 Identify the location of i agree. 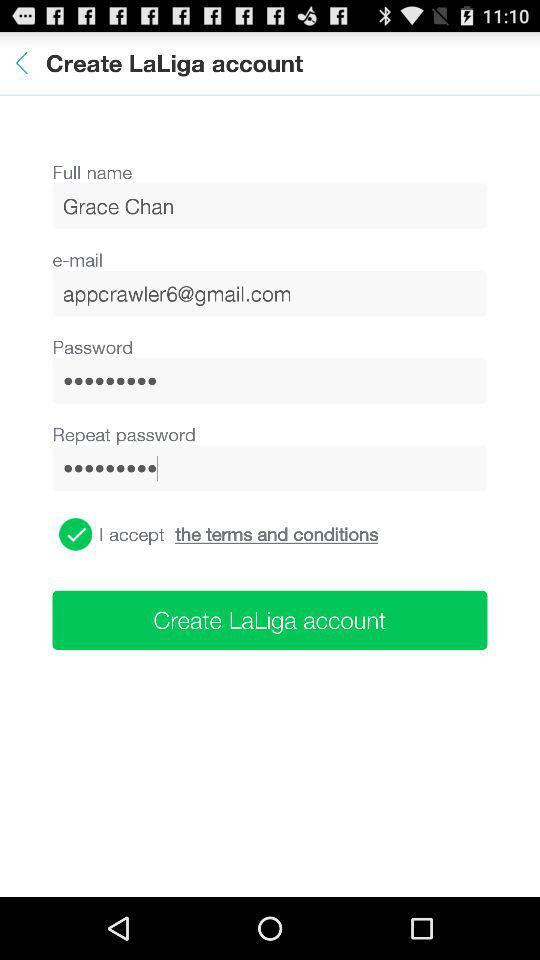
(74, 533).